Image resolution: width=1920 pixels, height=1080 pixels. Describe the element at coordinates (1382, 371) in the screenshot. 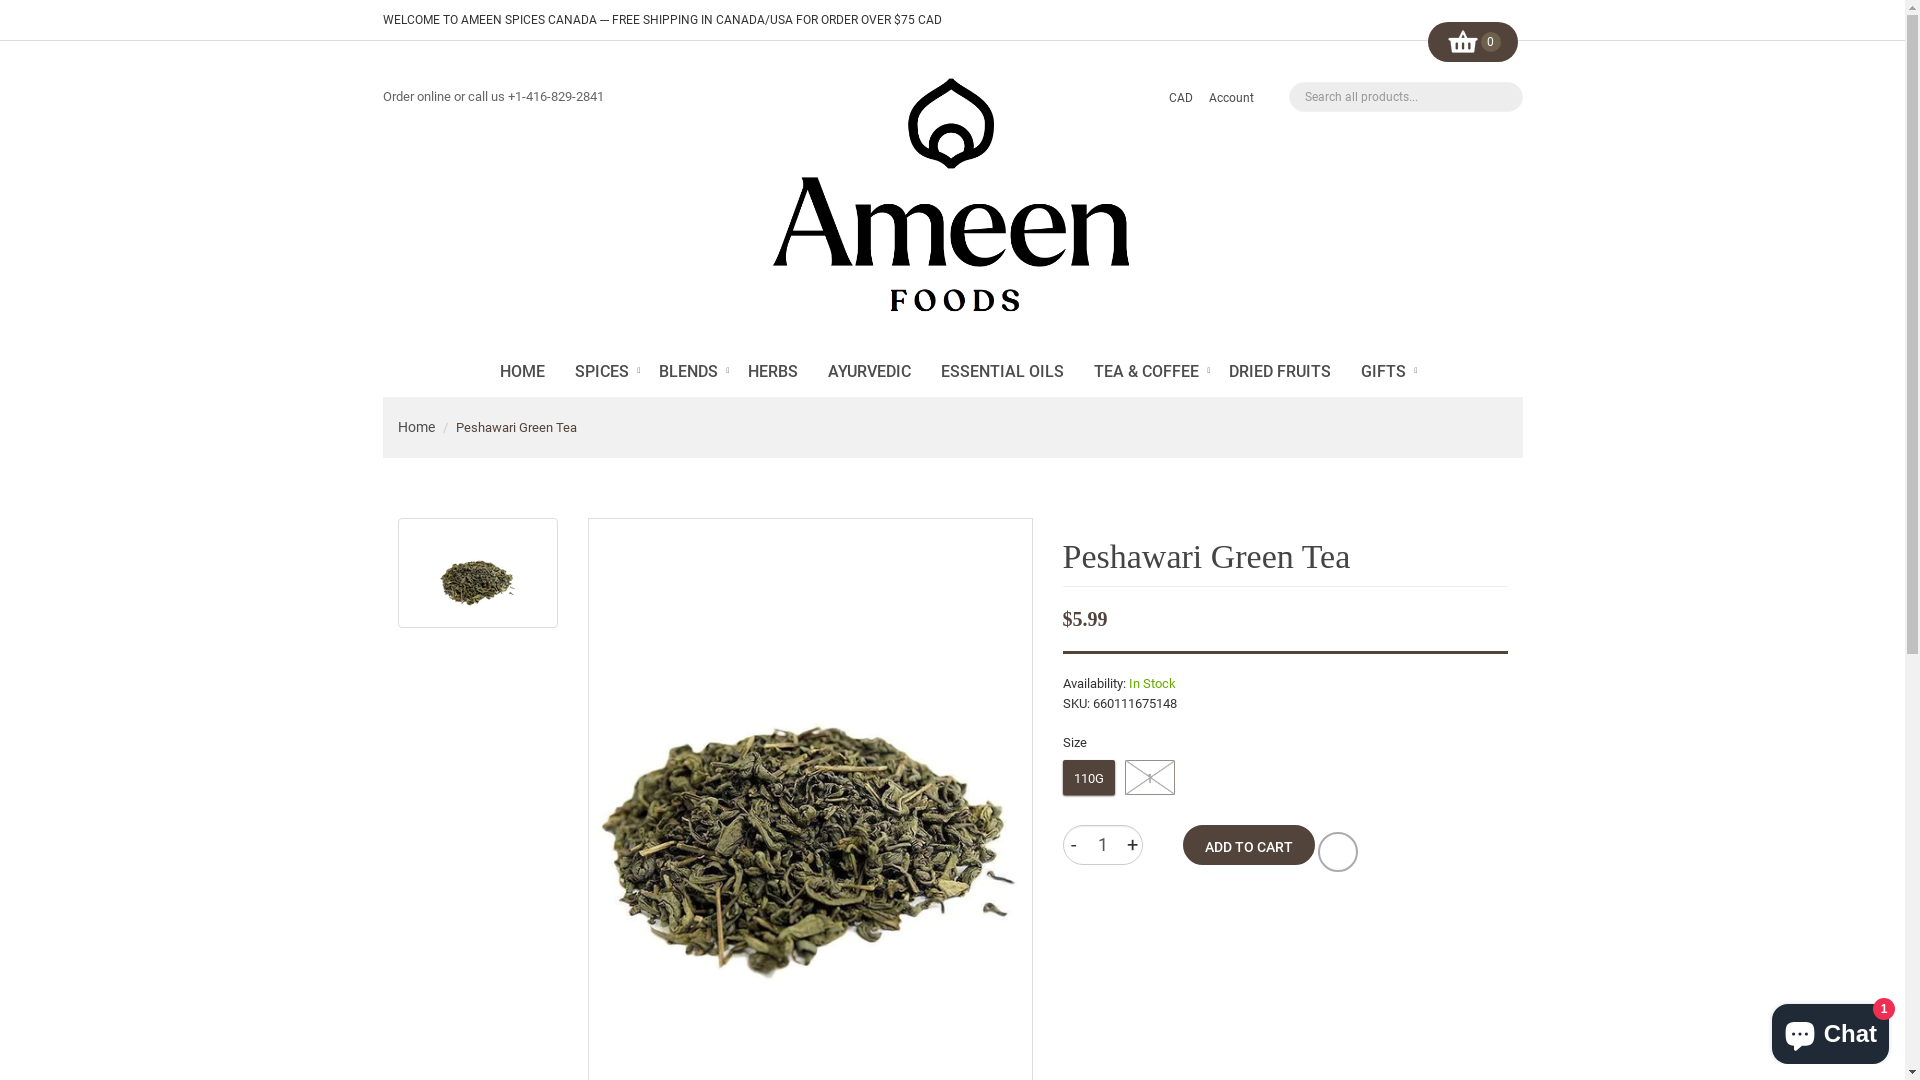

I see `'GIFTS'` at that location.